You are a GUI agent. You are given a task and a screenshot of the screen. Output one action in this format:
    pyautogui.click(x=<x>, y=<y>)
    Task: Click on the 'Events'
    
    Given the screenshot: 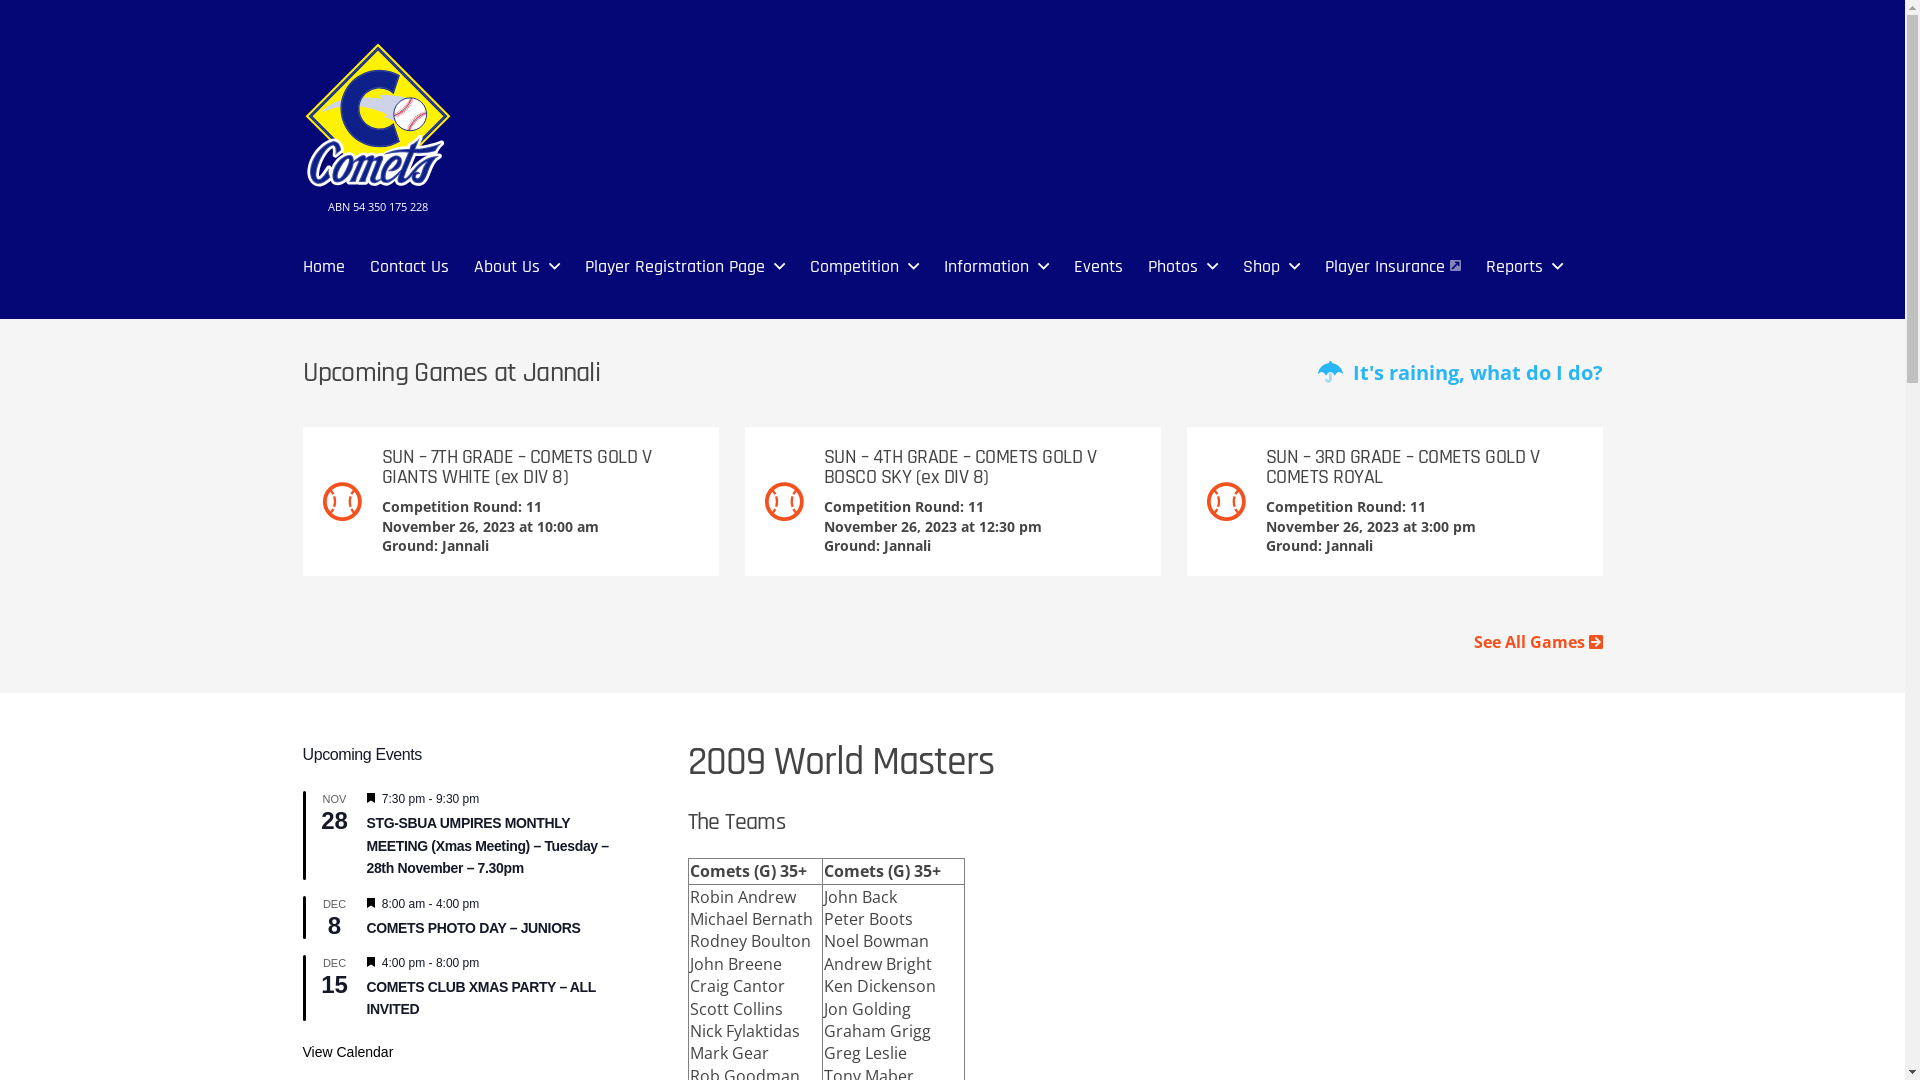 What is the action you would take?
    pyautogui.click(x=1097, y=265)
    